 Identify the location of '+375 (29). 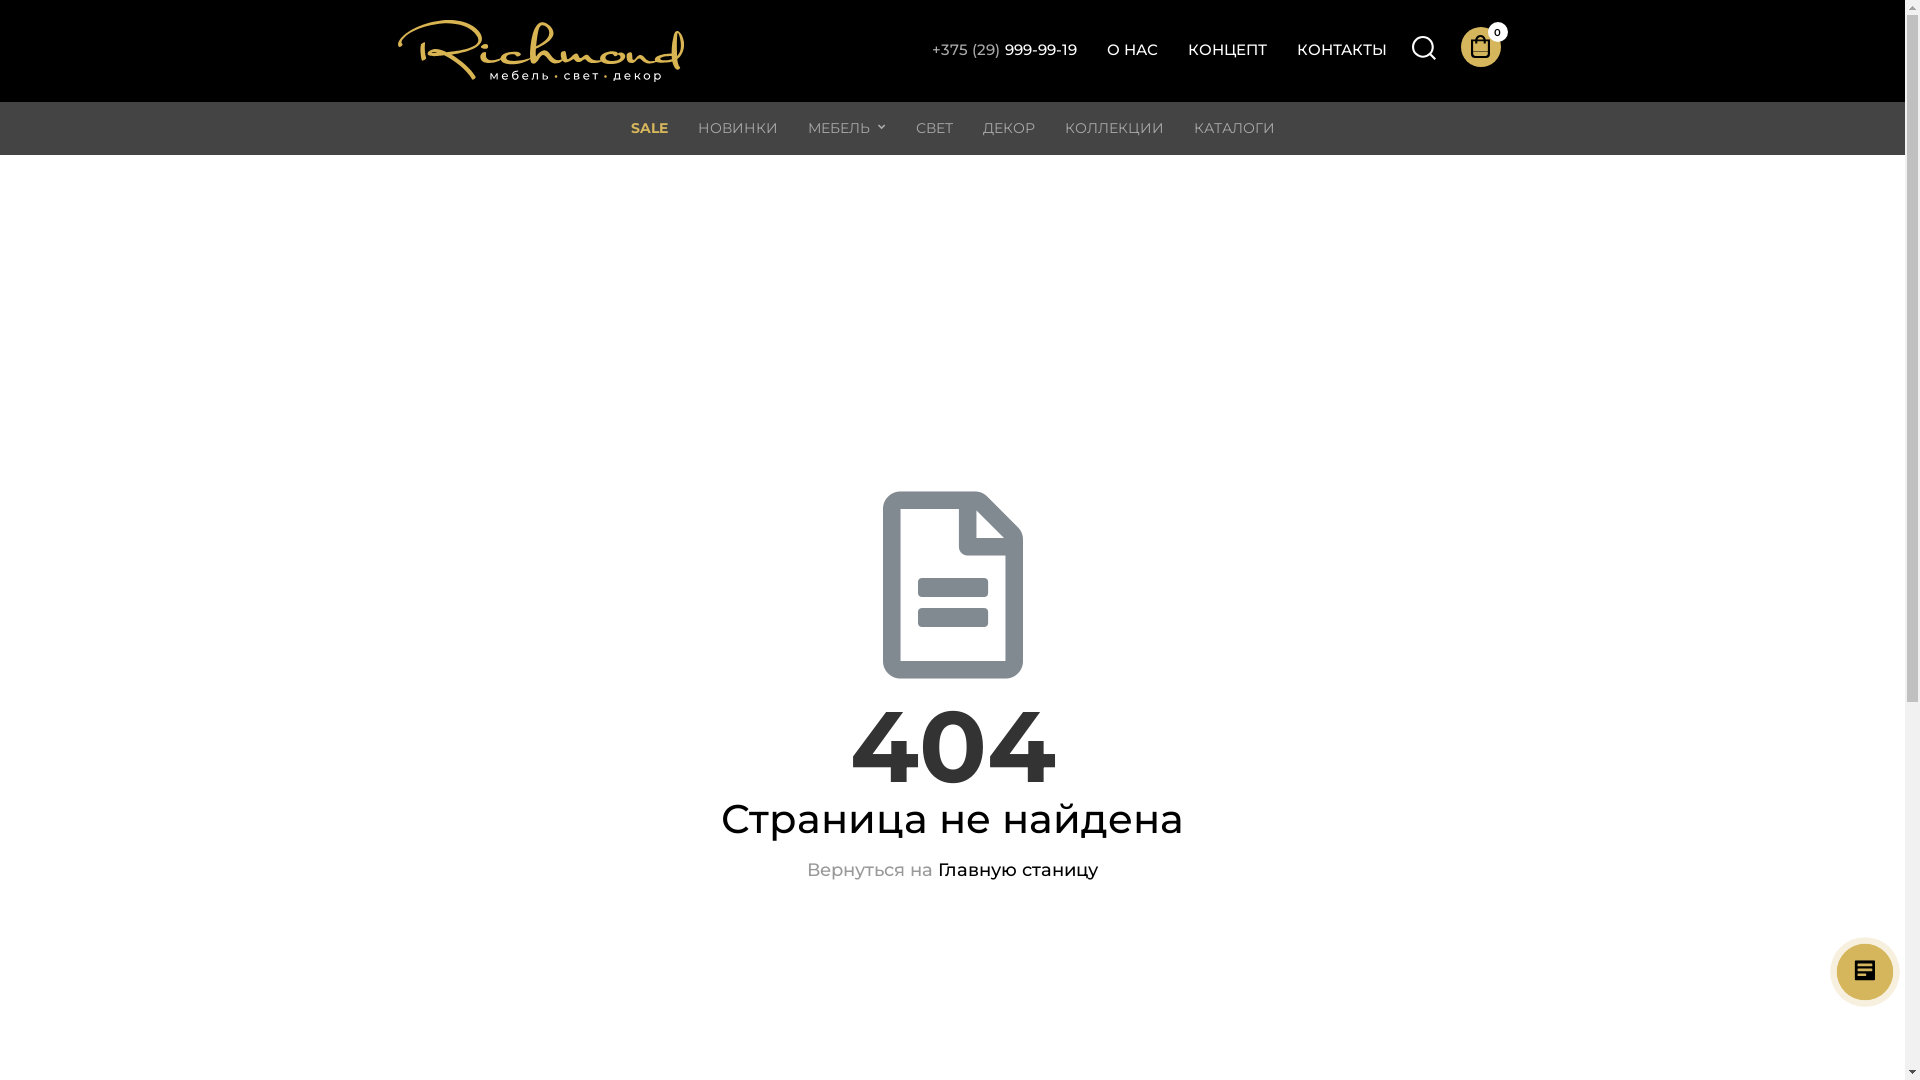
(1004, 49).